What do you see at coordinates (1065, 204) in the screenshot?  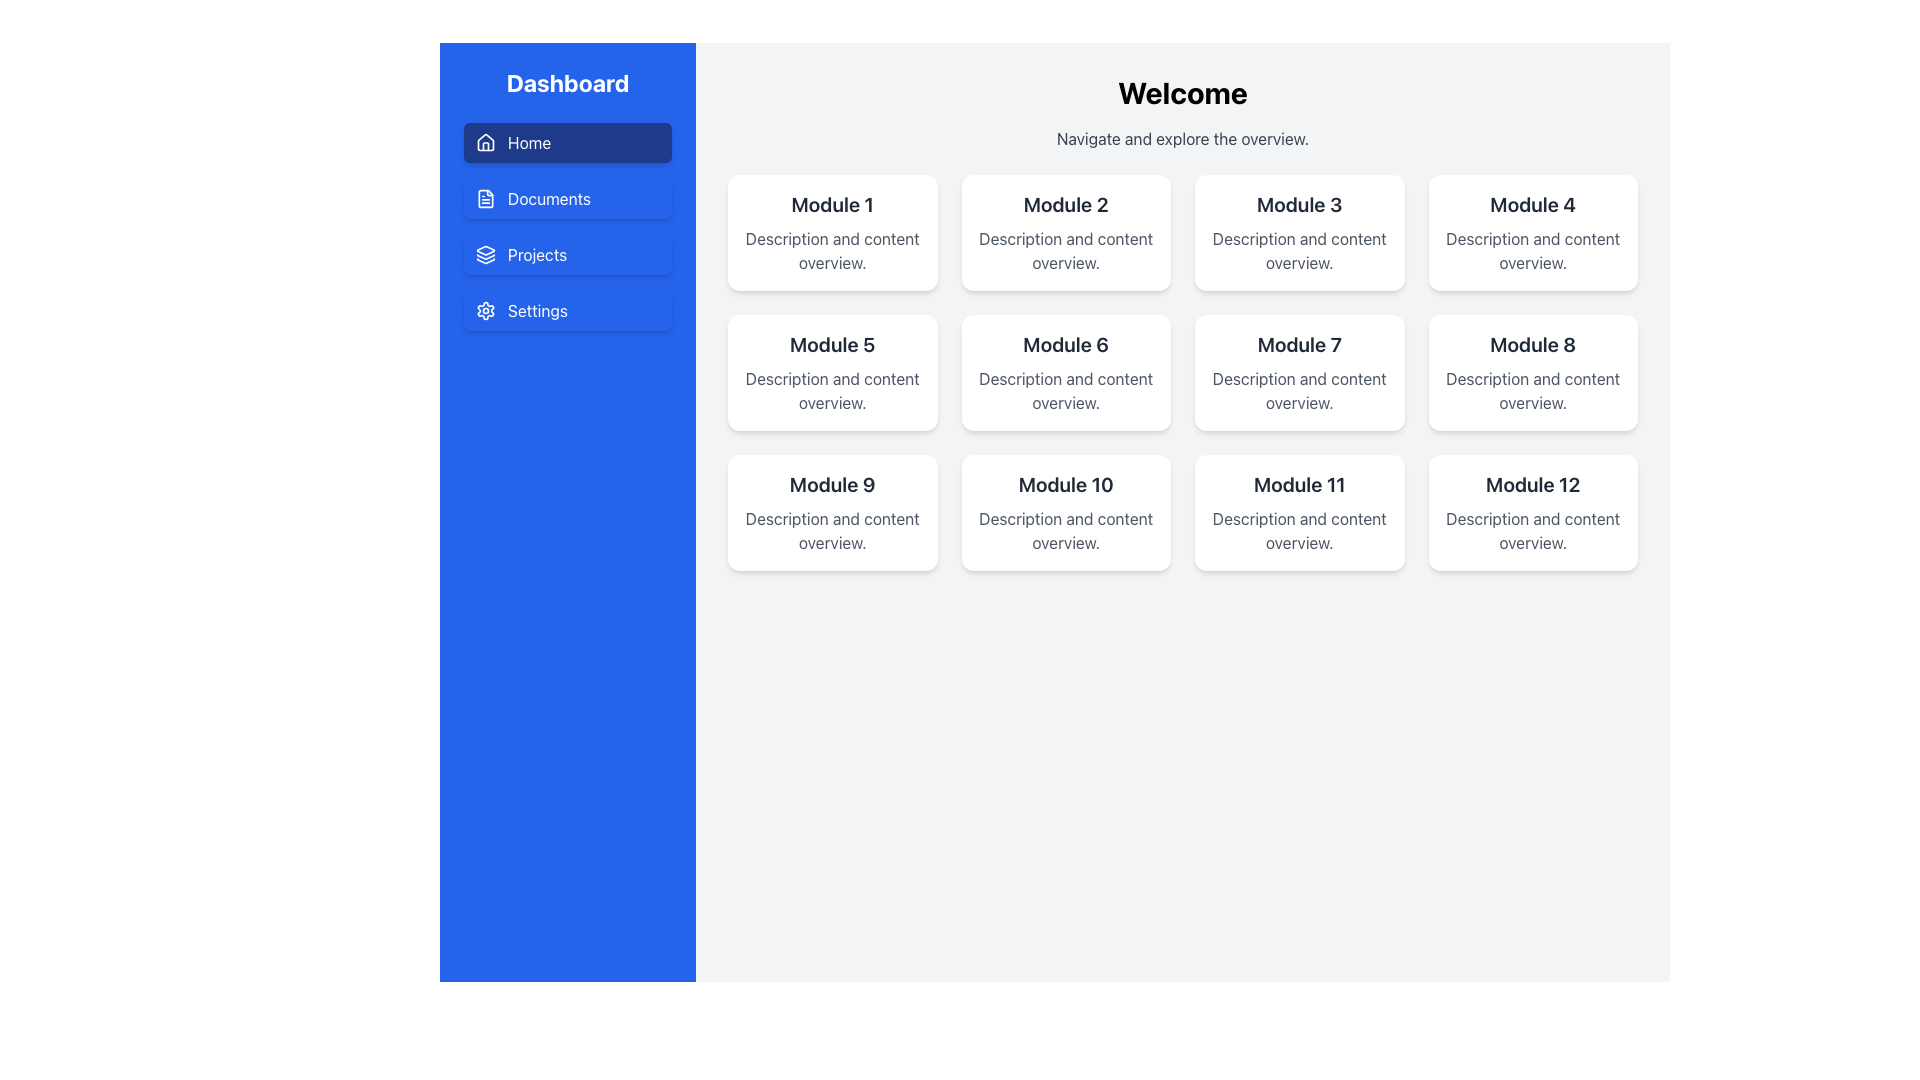 I see `text from the primary header text label located in the second position of the top row of module cards, just beneath the central 'Welcome' header` at bounding box center [1065, 204].